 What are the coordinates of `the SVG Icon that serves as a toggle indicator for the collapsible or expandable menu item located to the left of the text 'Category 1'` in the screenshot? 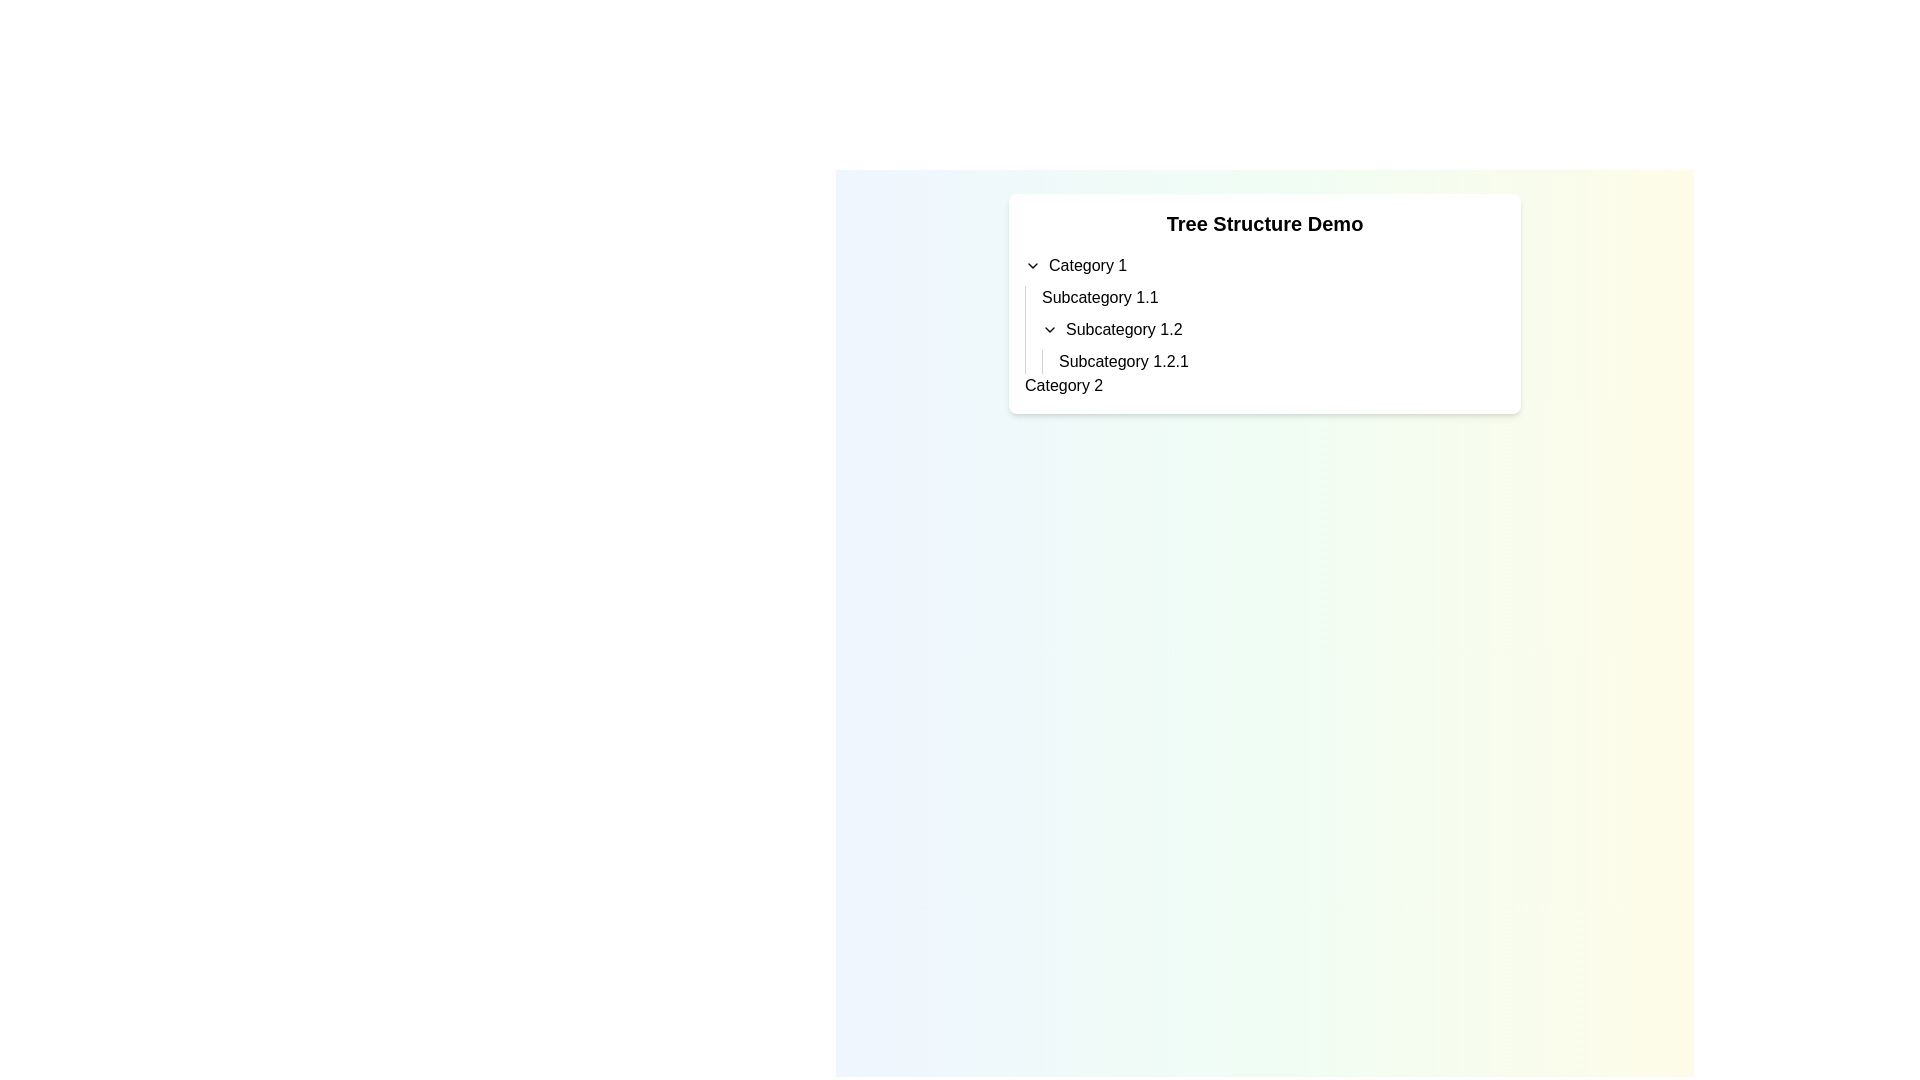 It's located at (1032, 265).